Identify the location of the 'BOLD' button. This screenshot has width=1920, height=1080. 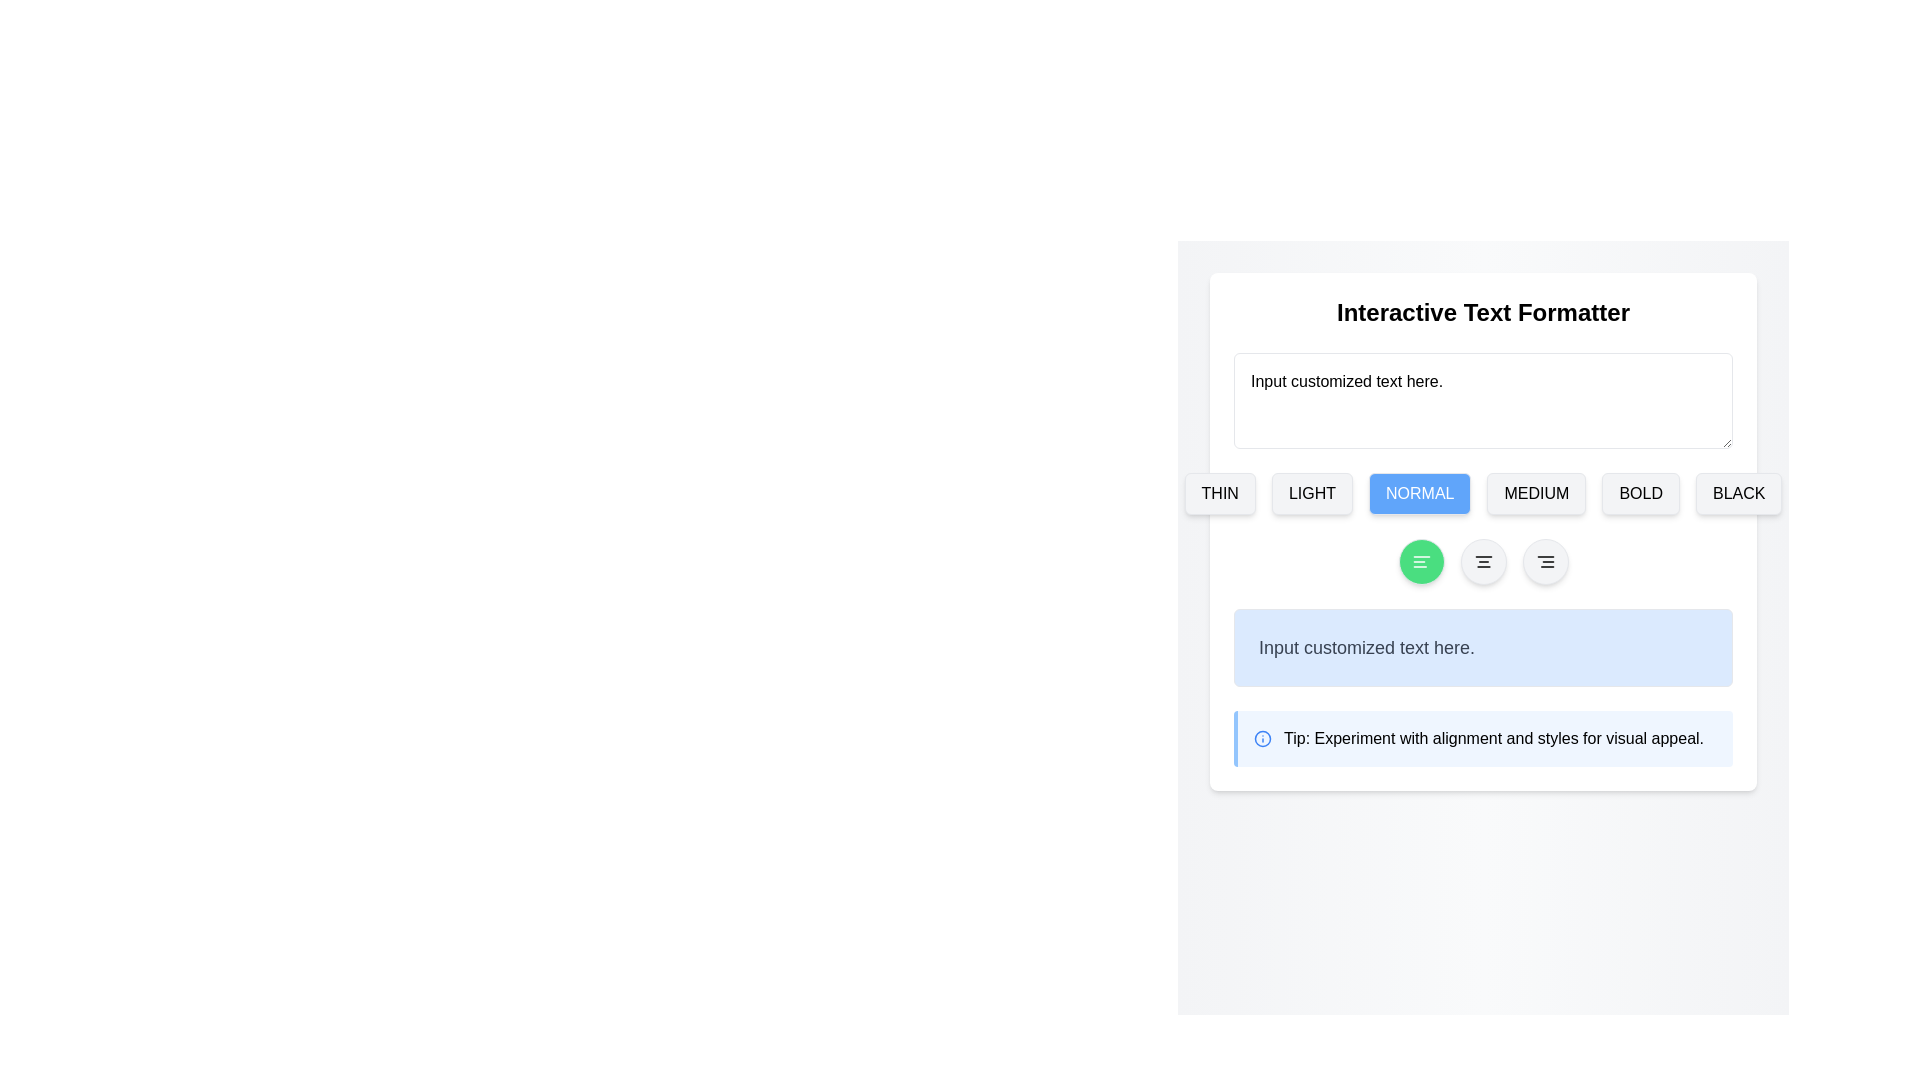
(1641, 493).